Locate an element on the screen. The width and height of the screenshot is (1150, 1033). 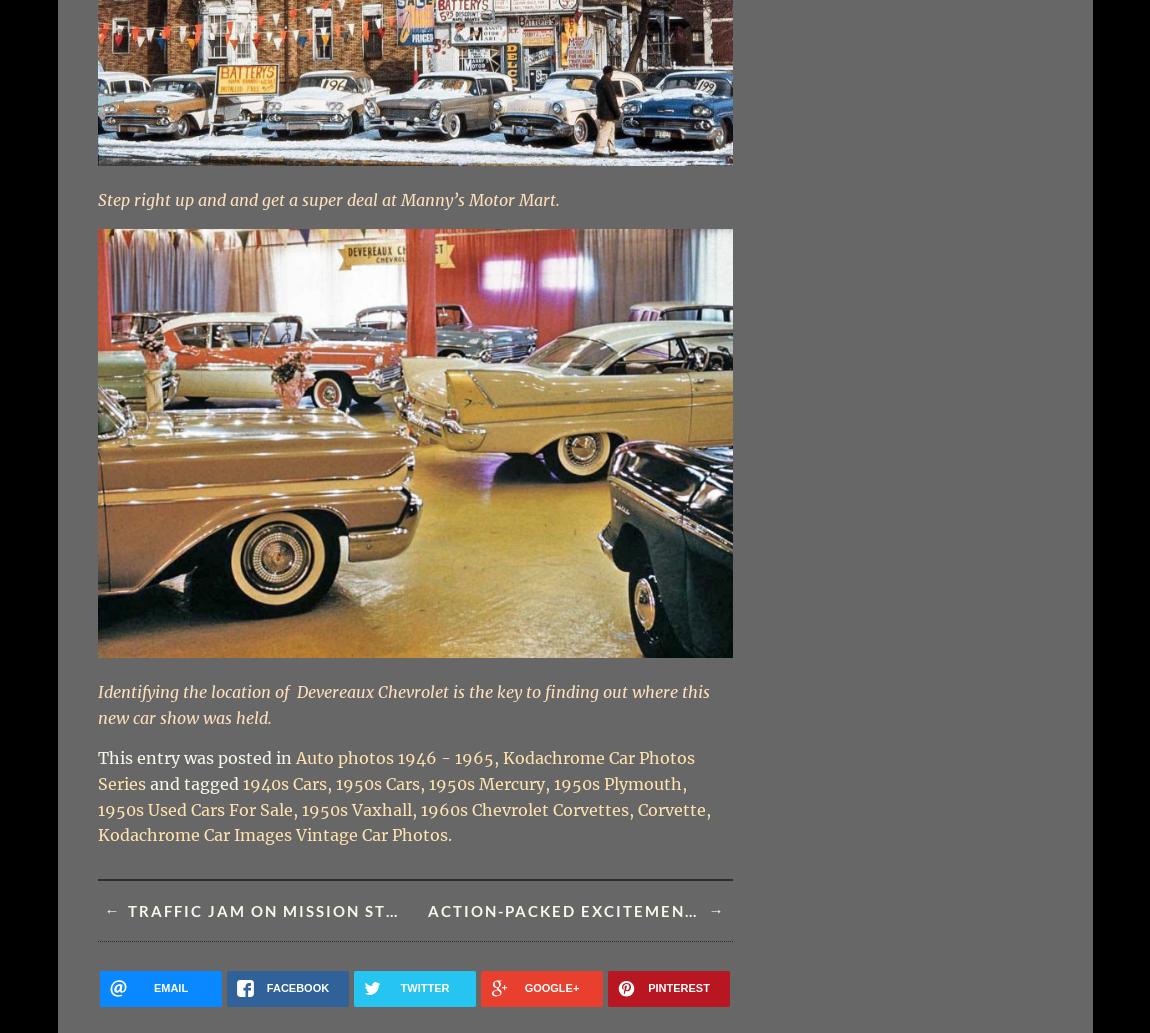
'1940s Cars' is located at coordinates (283, 784).